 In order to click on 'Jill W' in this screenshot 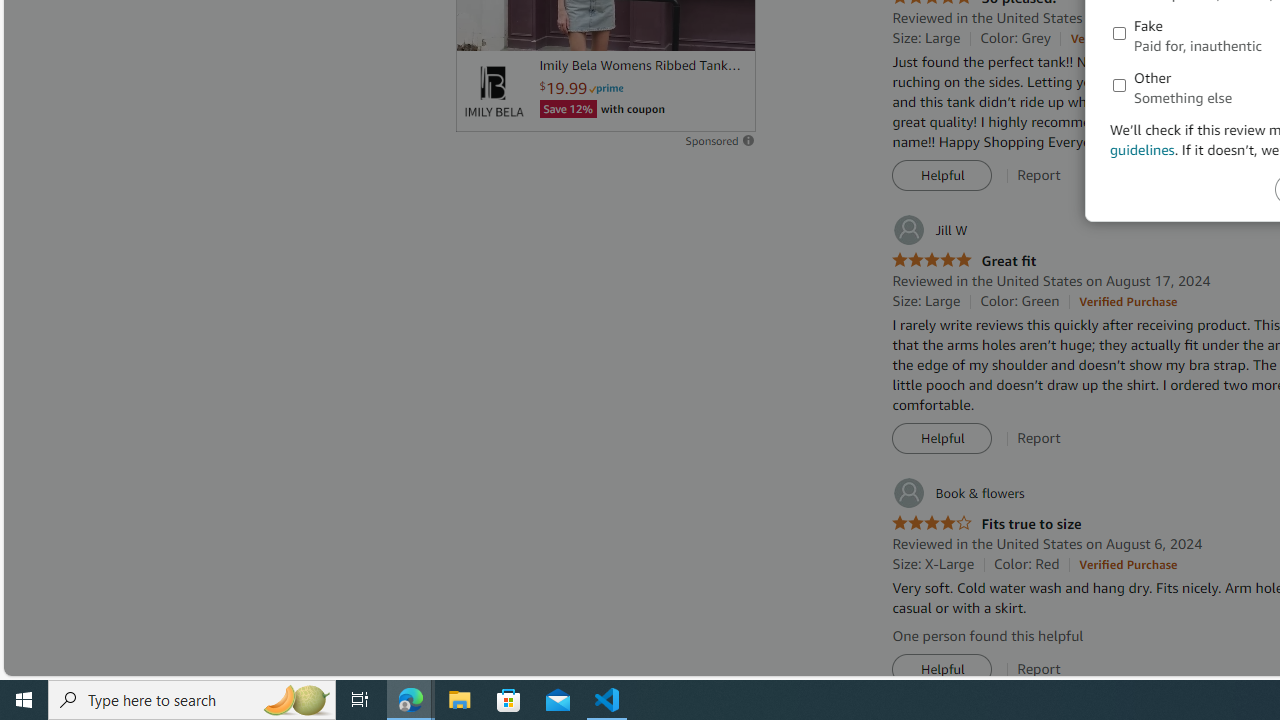, I will do `click(928, 229)`.